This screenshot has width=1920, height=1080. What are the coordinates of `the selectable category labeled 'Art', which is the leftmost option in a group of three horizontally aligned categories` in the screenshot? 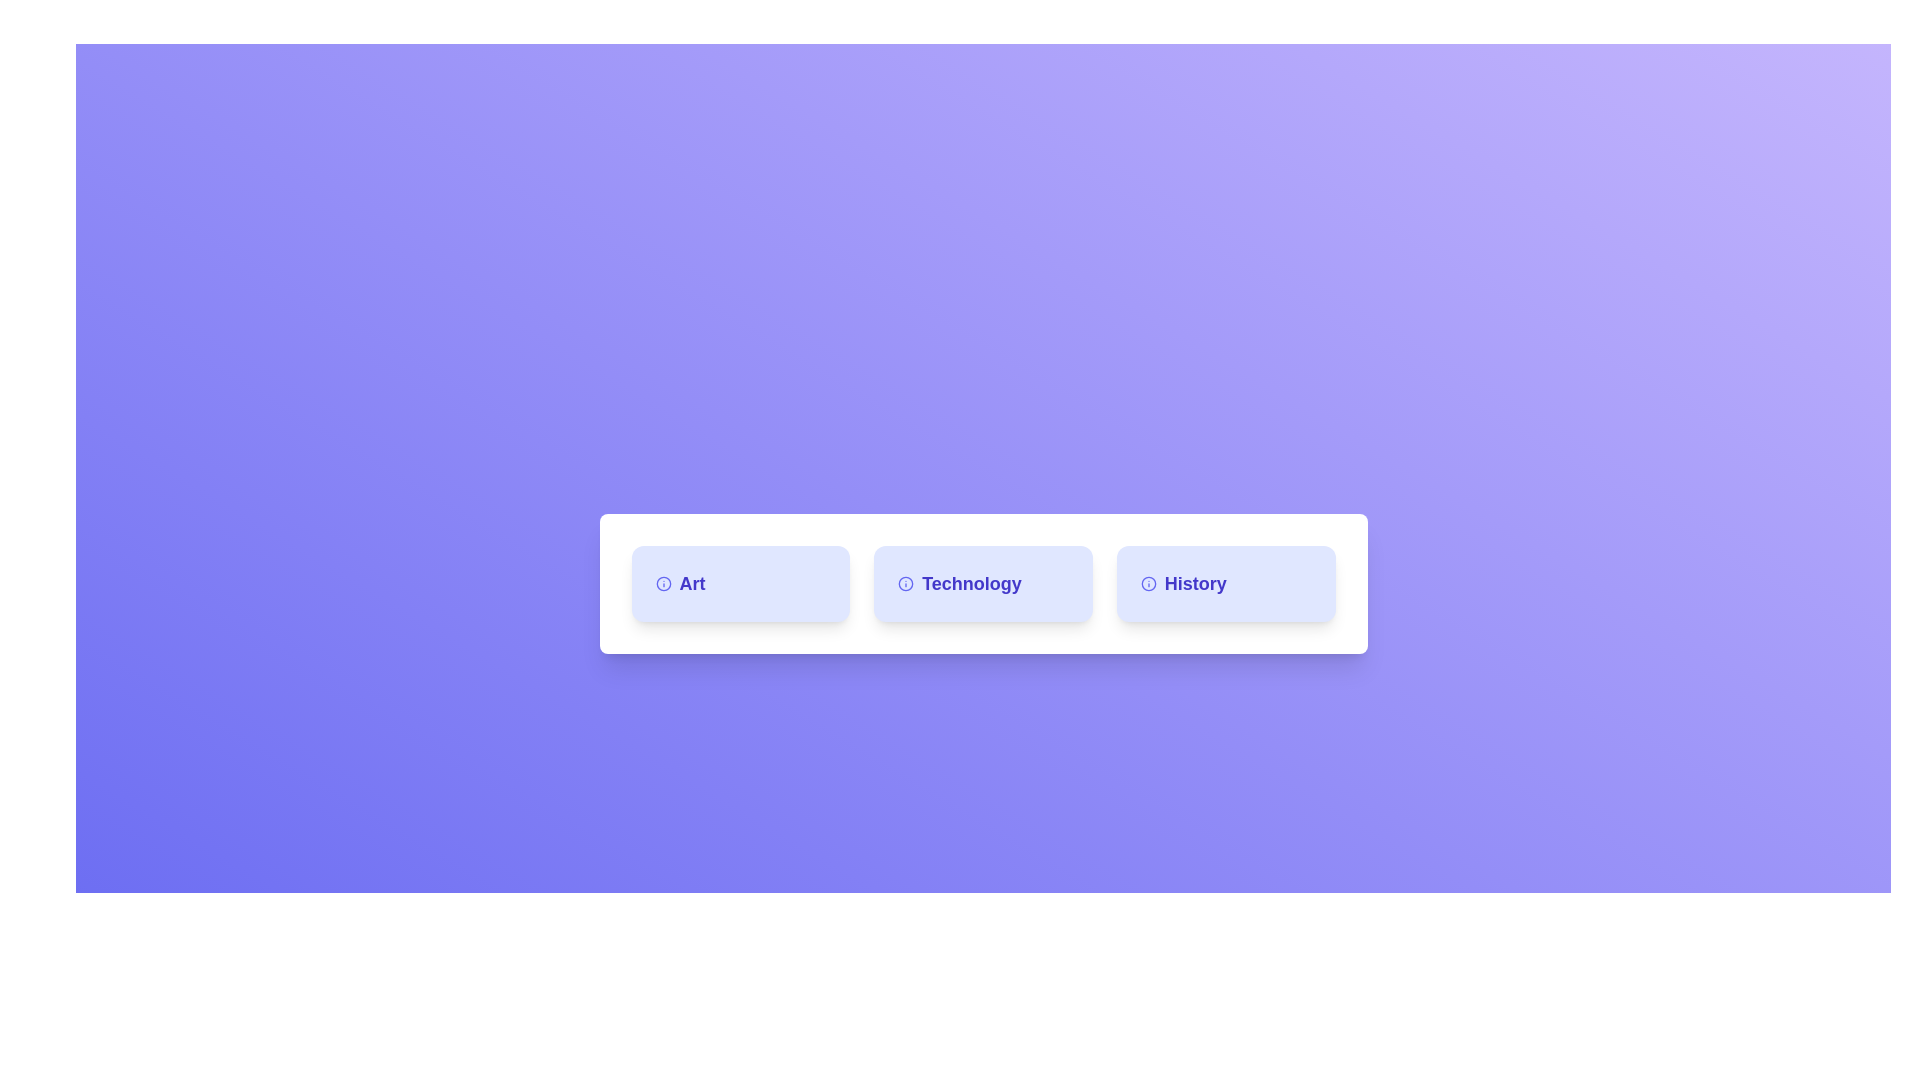 It's located at (739, 583).